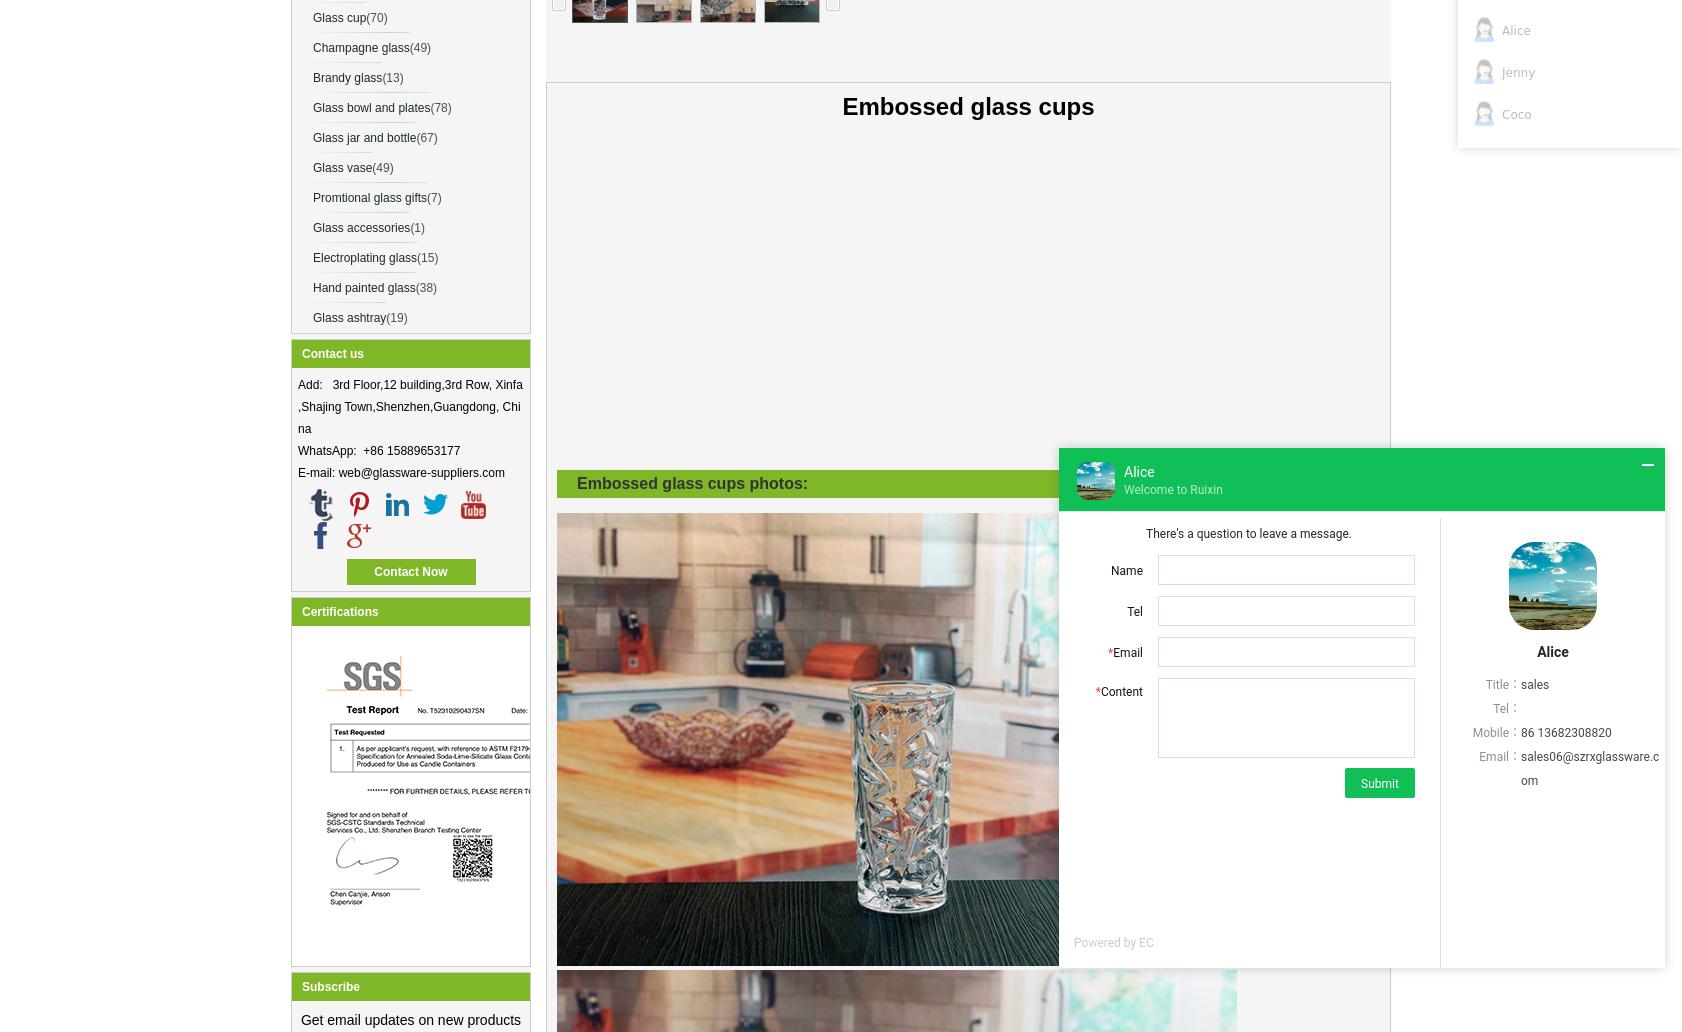 The image size is (1682, 1032). I want to click on 'Certifications', so click(338, 611).